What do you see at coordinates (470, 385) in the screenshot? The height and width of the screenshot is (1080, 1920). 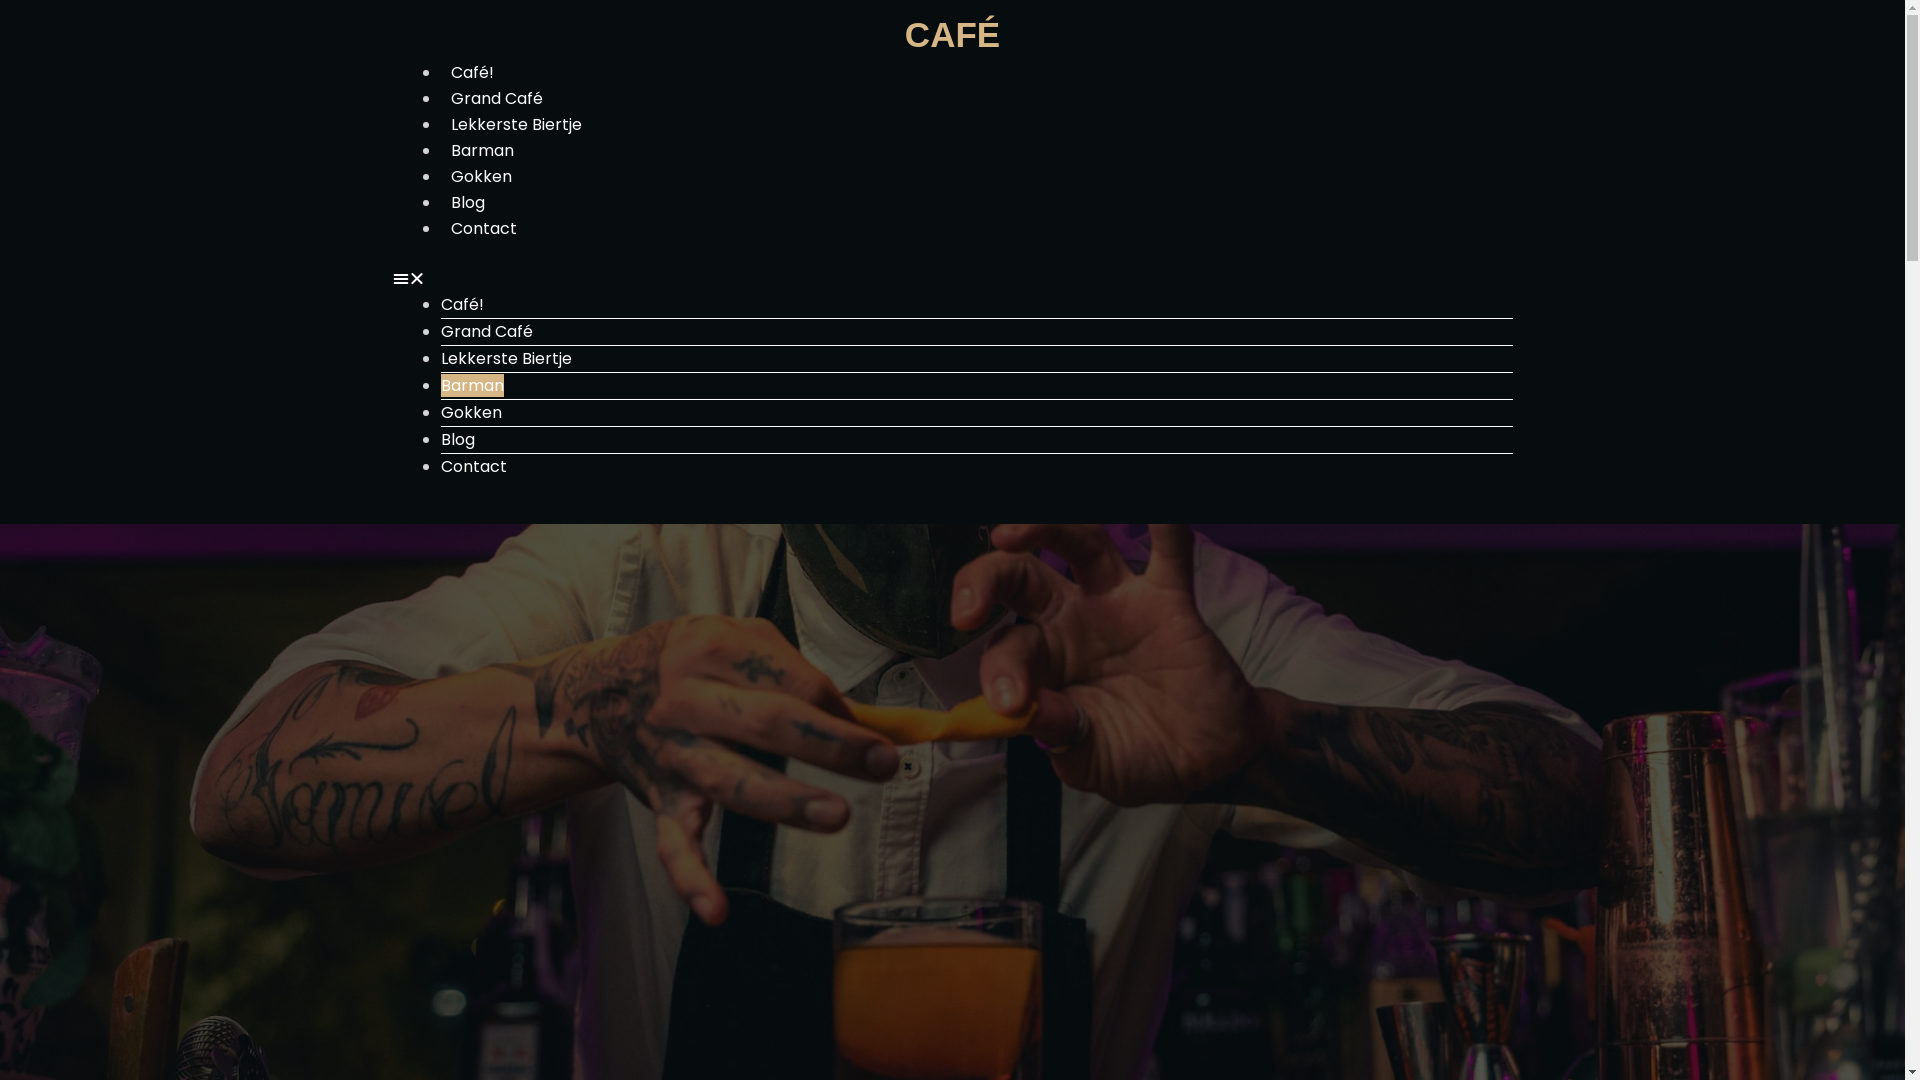 I see `'Barman'` at bounding box center [470, 385].